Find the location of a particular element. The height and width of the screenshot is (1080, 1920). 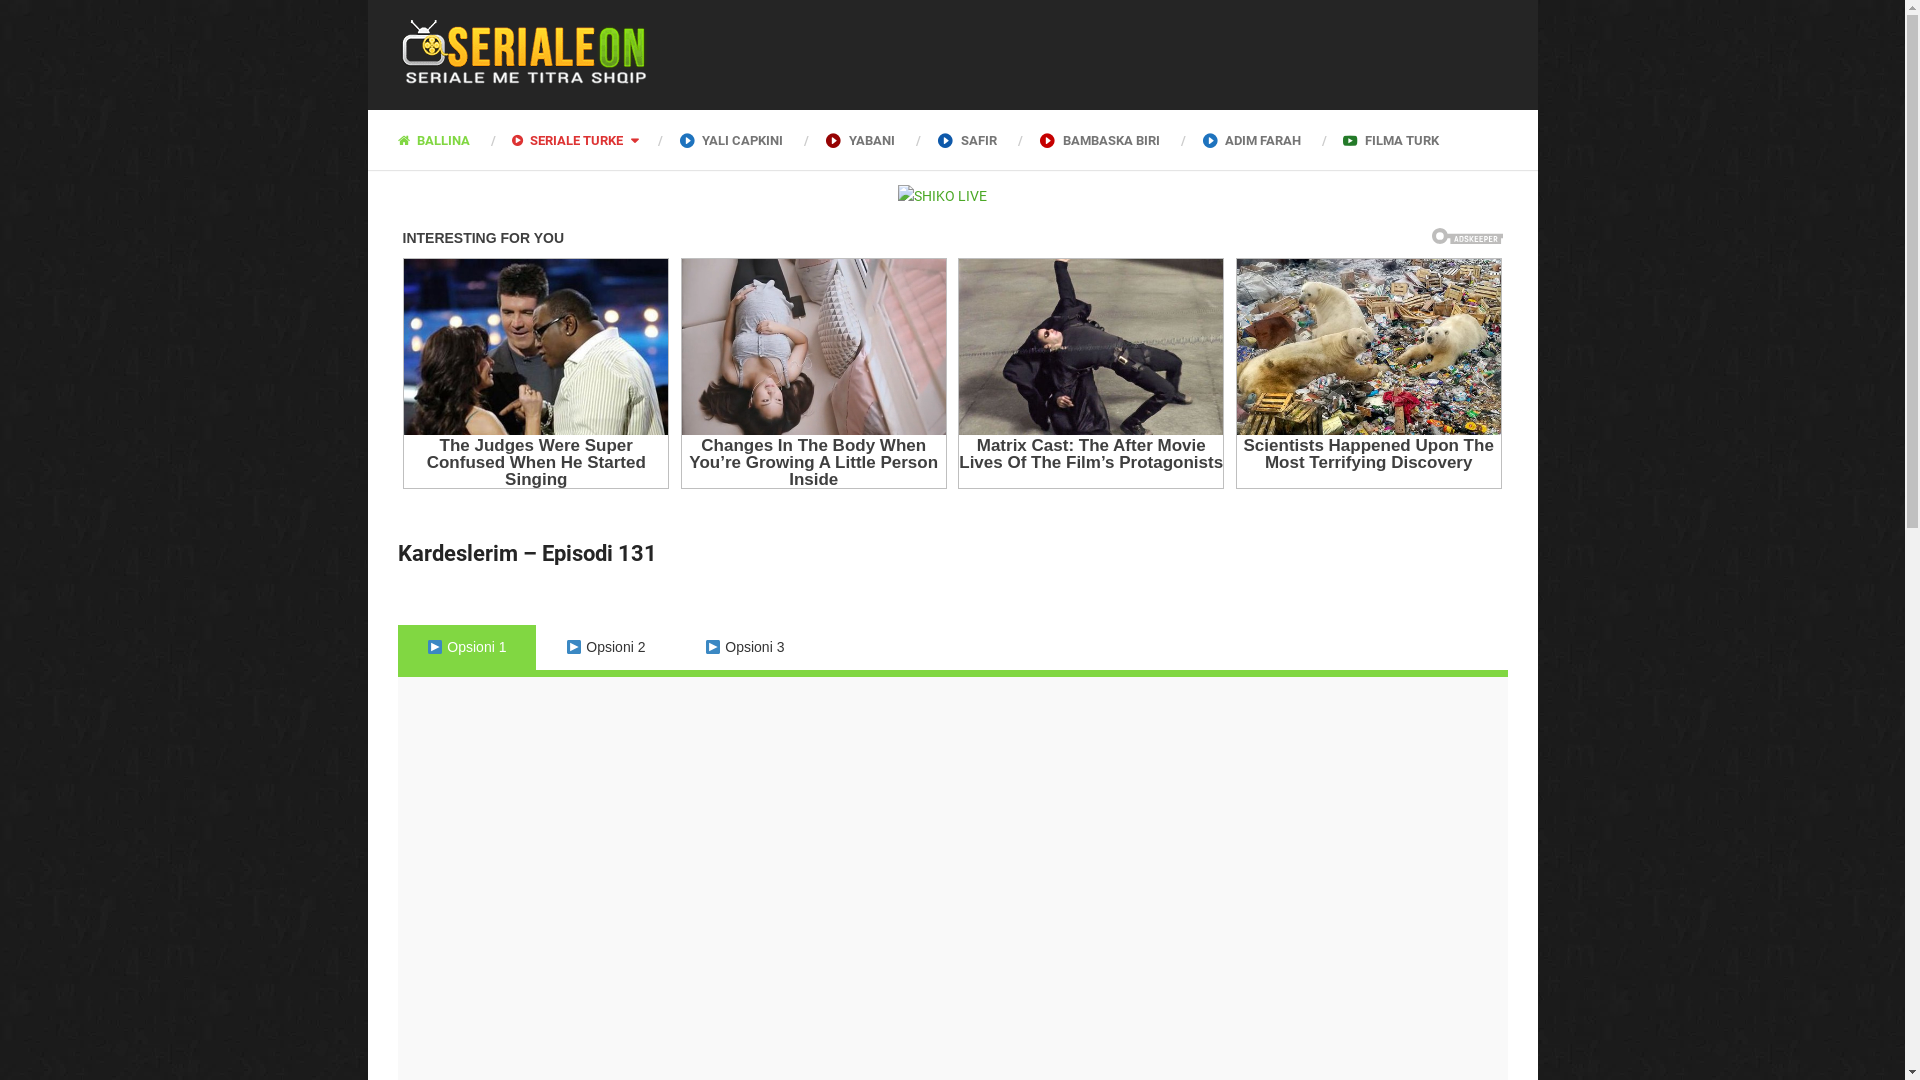

'Opsioni 2' is located at coordinates (604, 647).